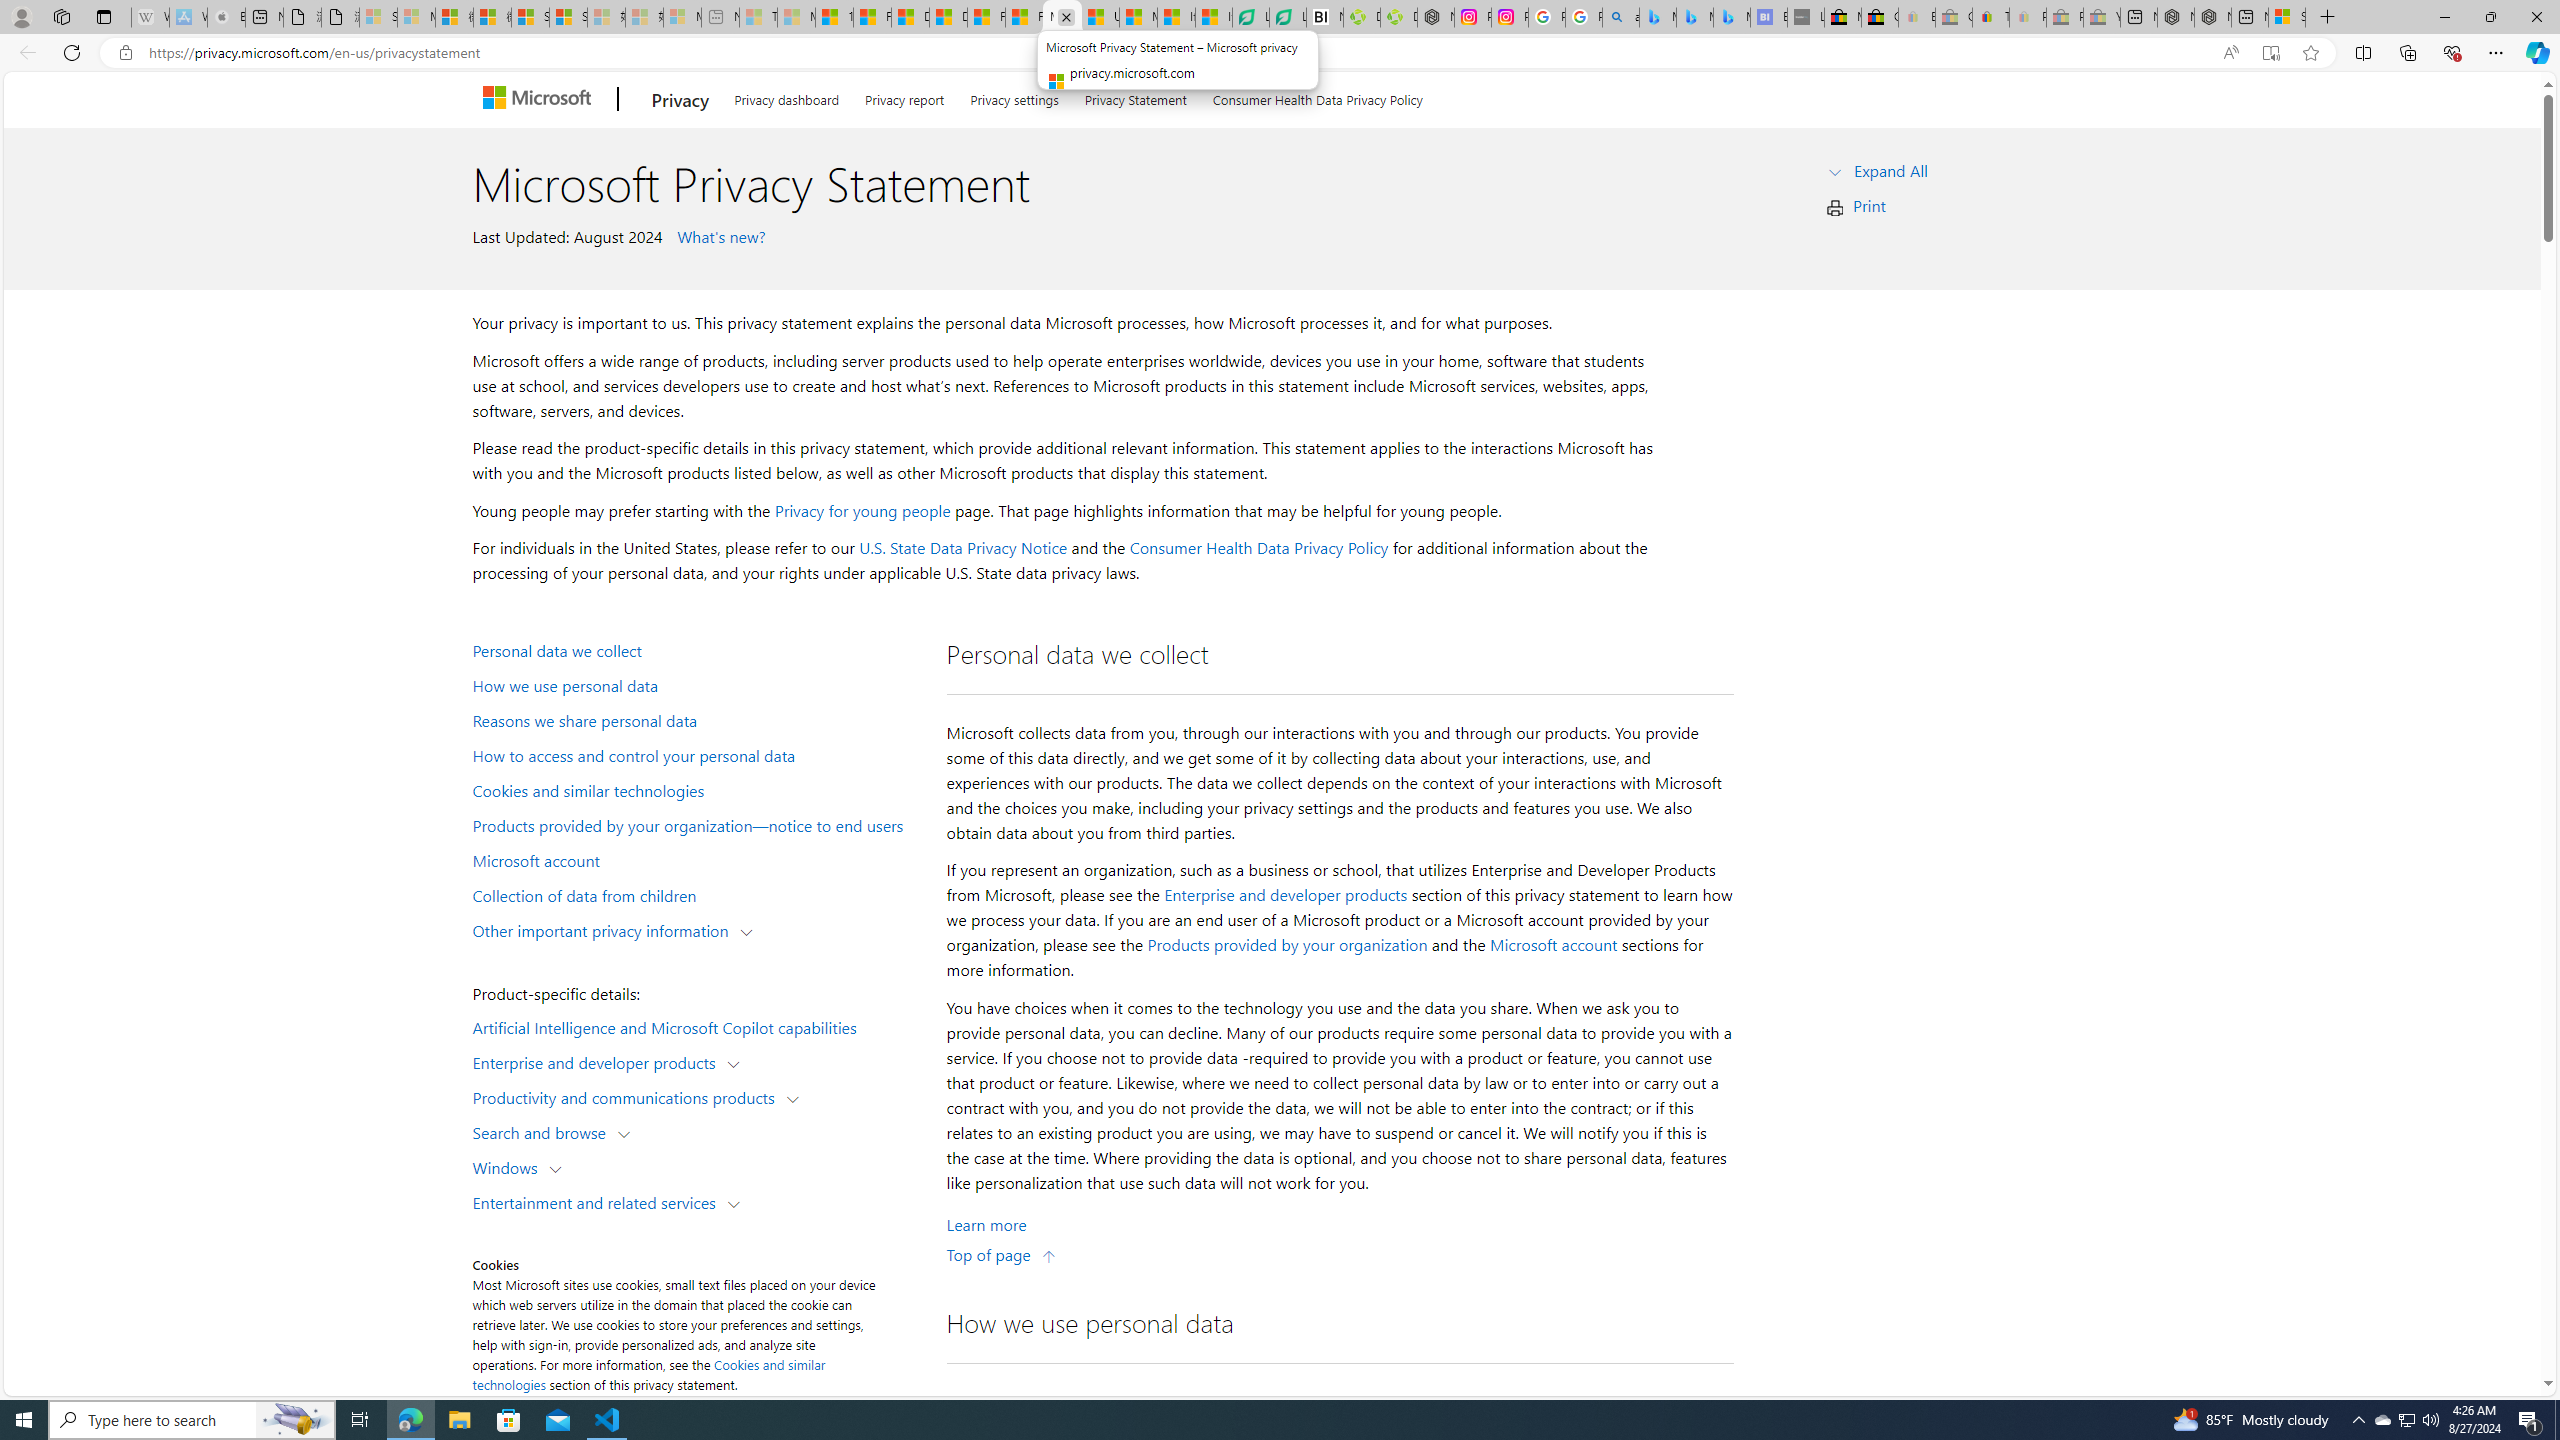 This screenshot has width=2560, height=1440. Describe the element at coordinates (1285, 893) in the screenshot. I see `'Enterprise and developer products'` at that location.